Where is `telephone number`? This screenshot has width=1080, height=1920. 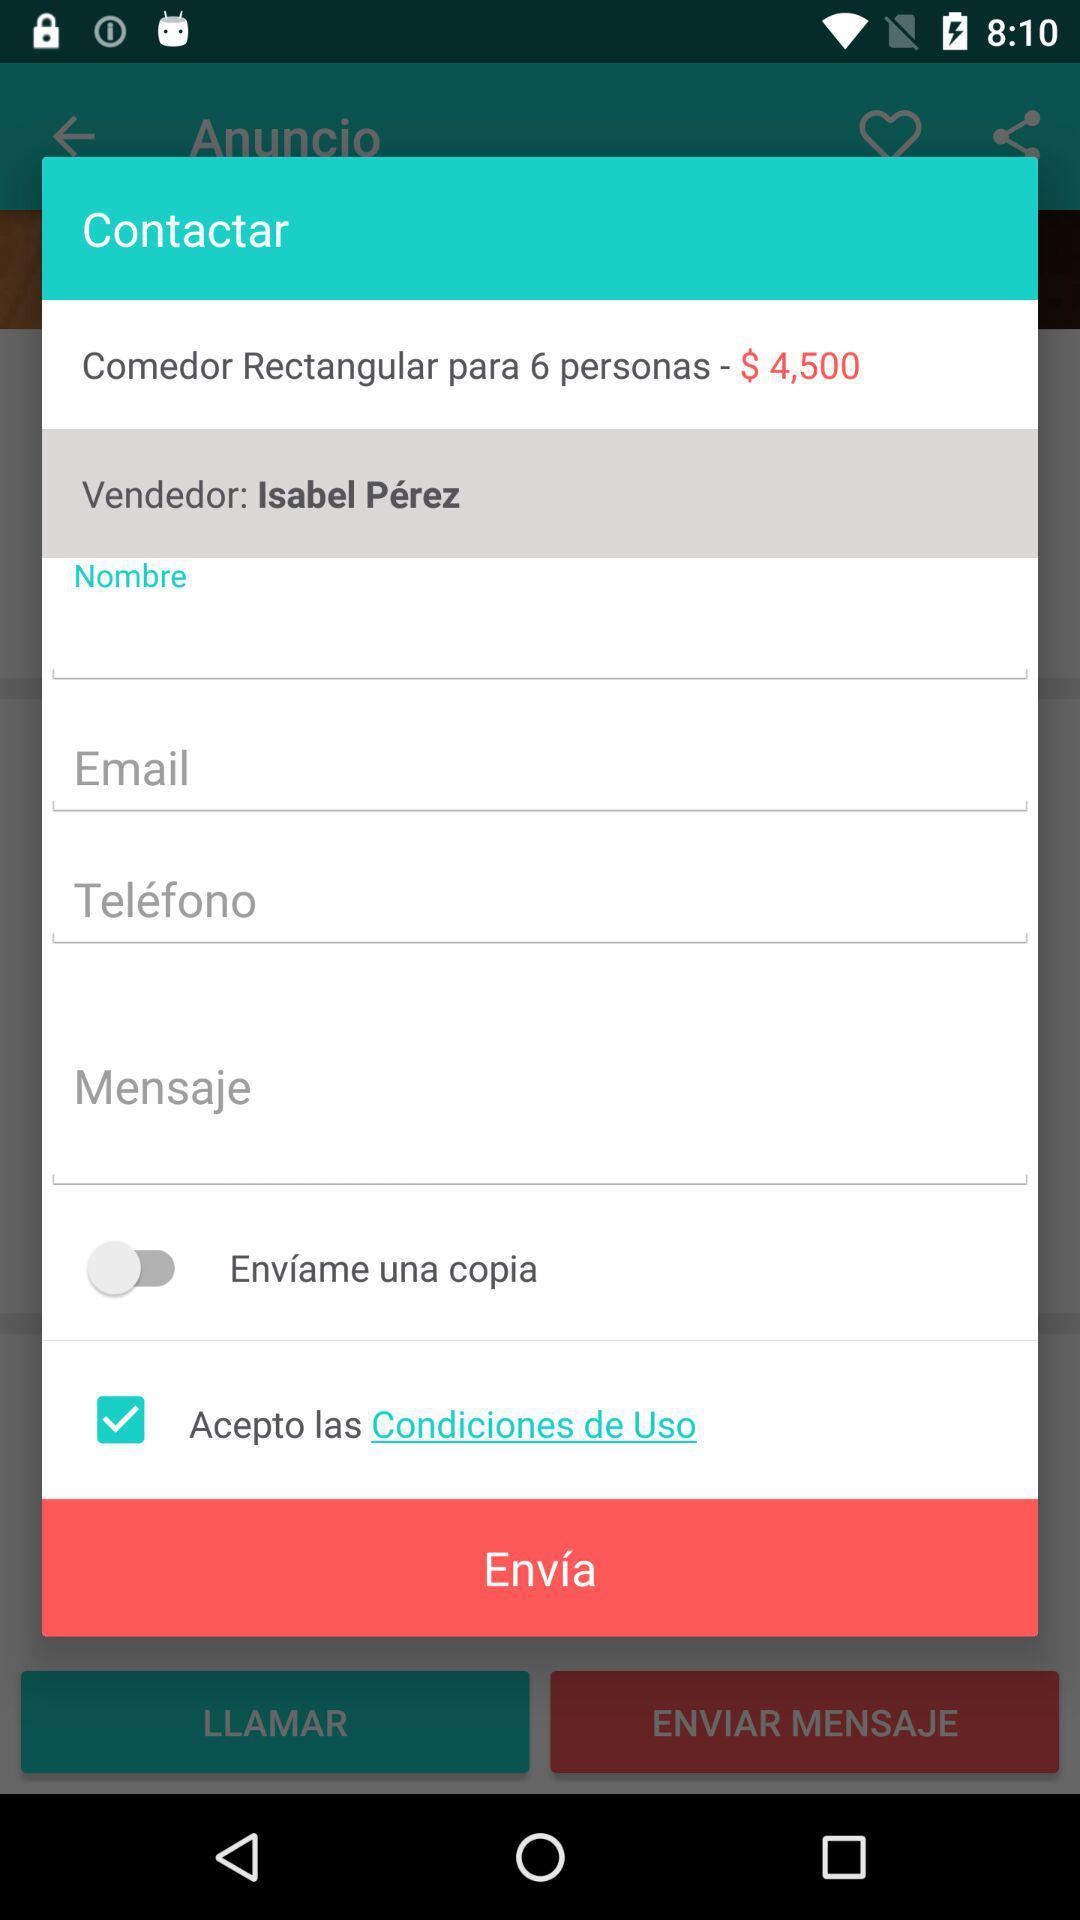 telephone number is located at coordinates (540, 901).